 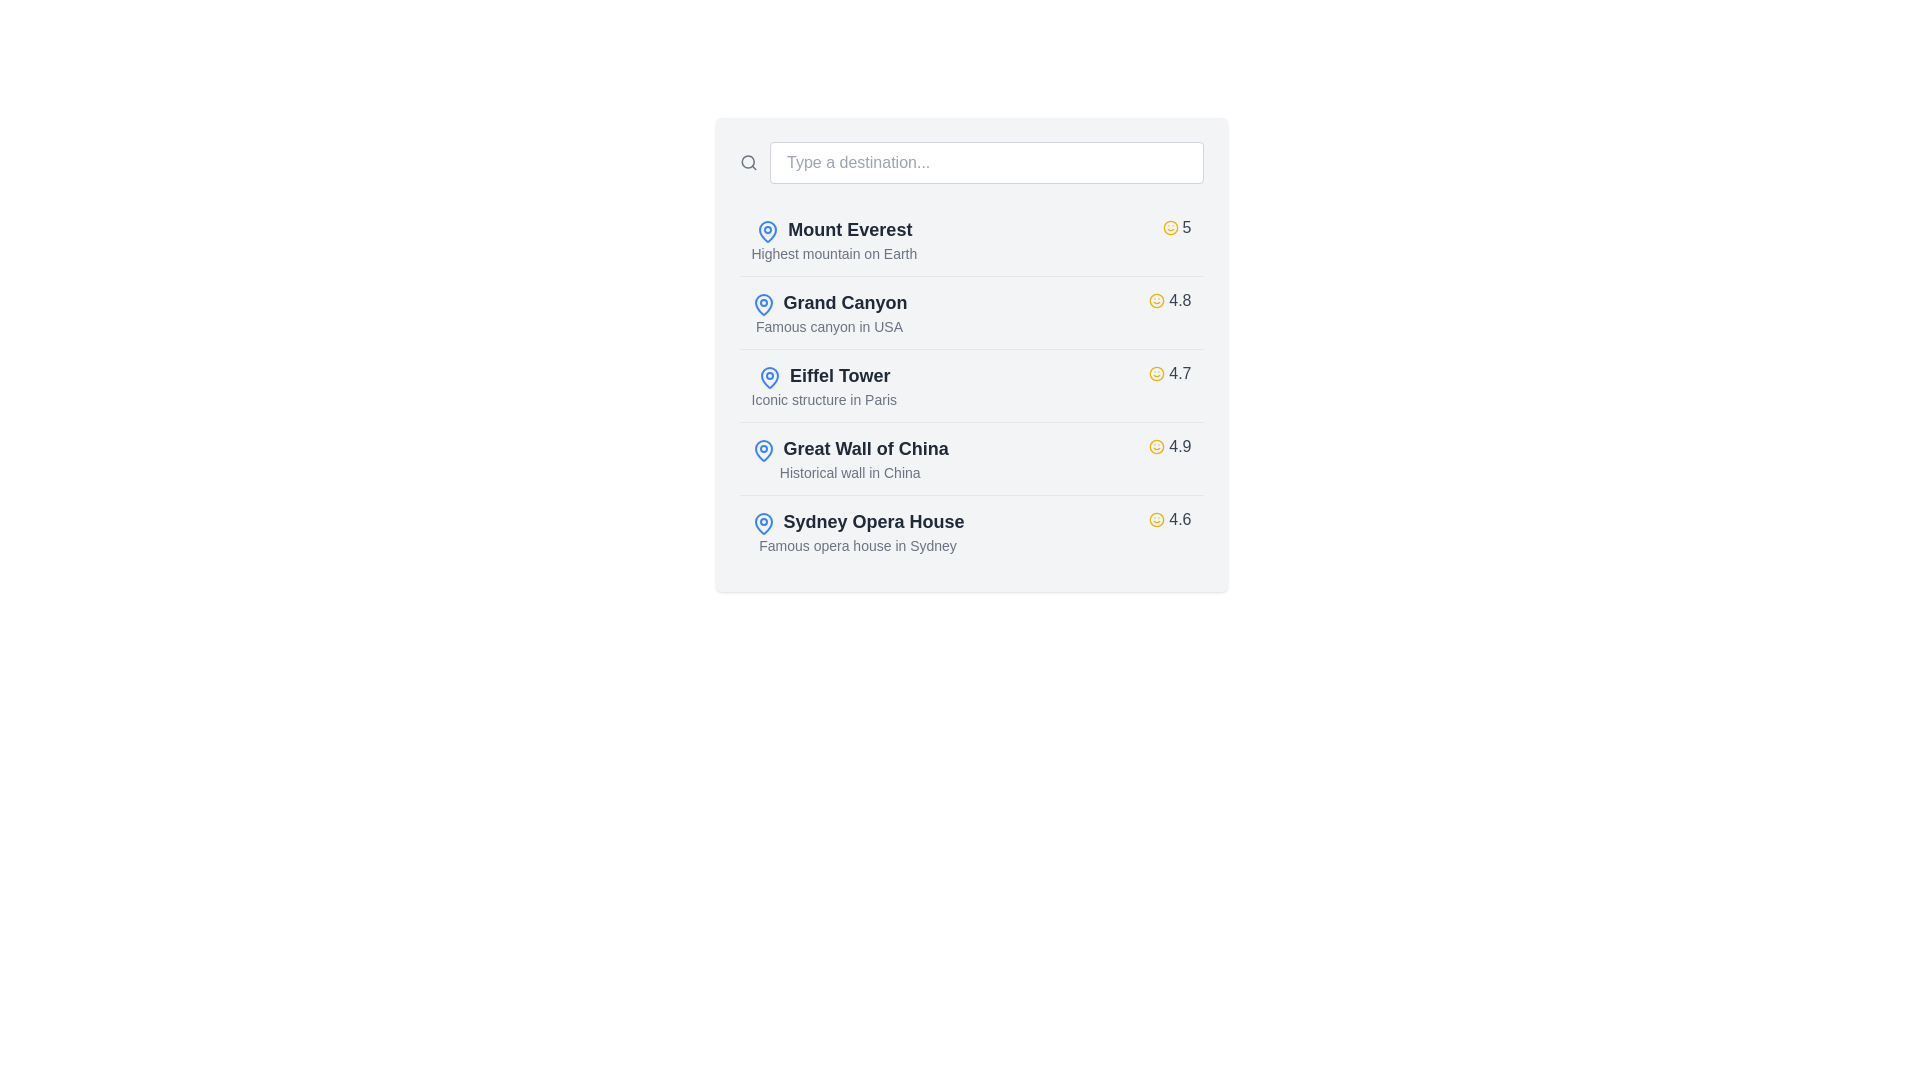 What do you see at coordinates (1180, 519) in the screenshot?
I see `the text '4.6' in the rating indicator located at the bottom of the list under 'Sydney Opera House' for copying` at bounding box center [1180, 519].